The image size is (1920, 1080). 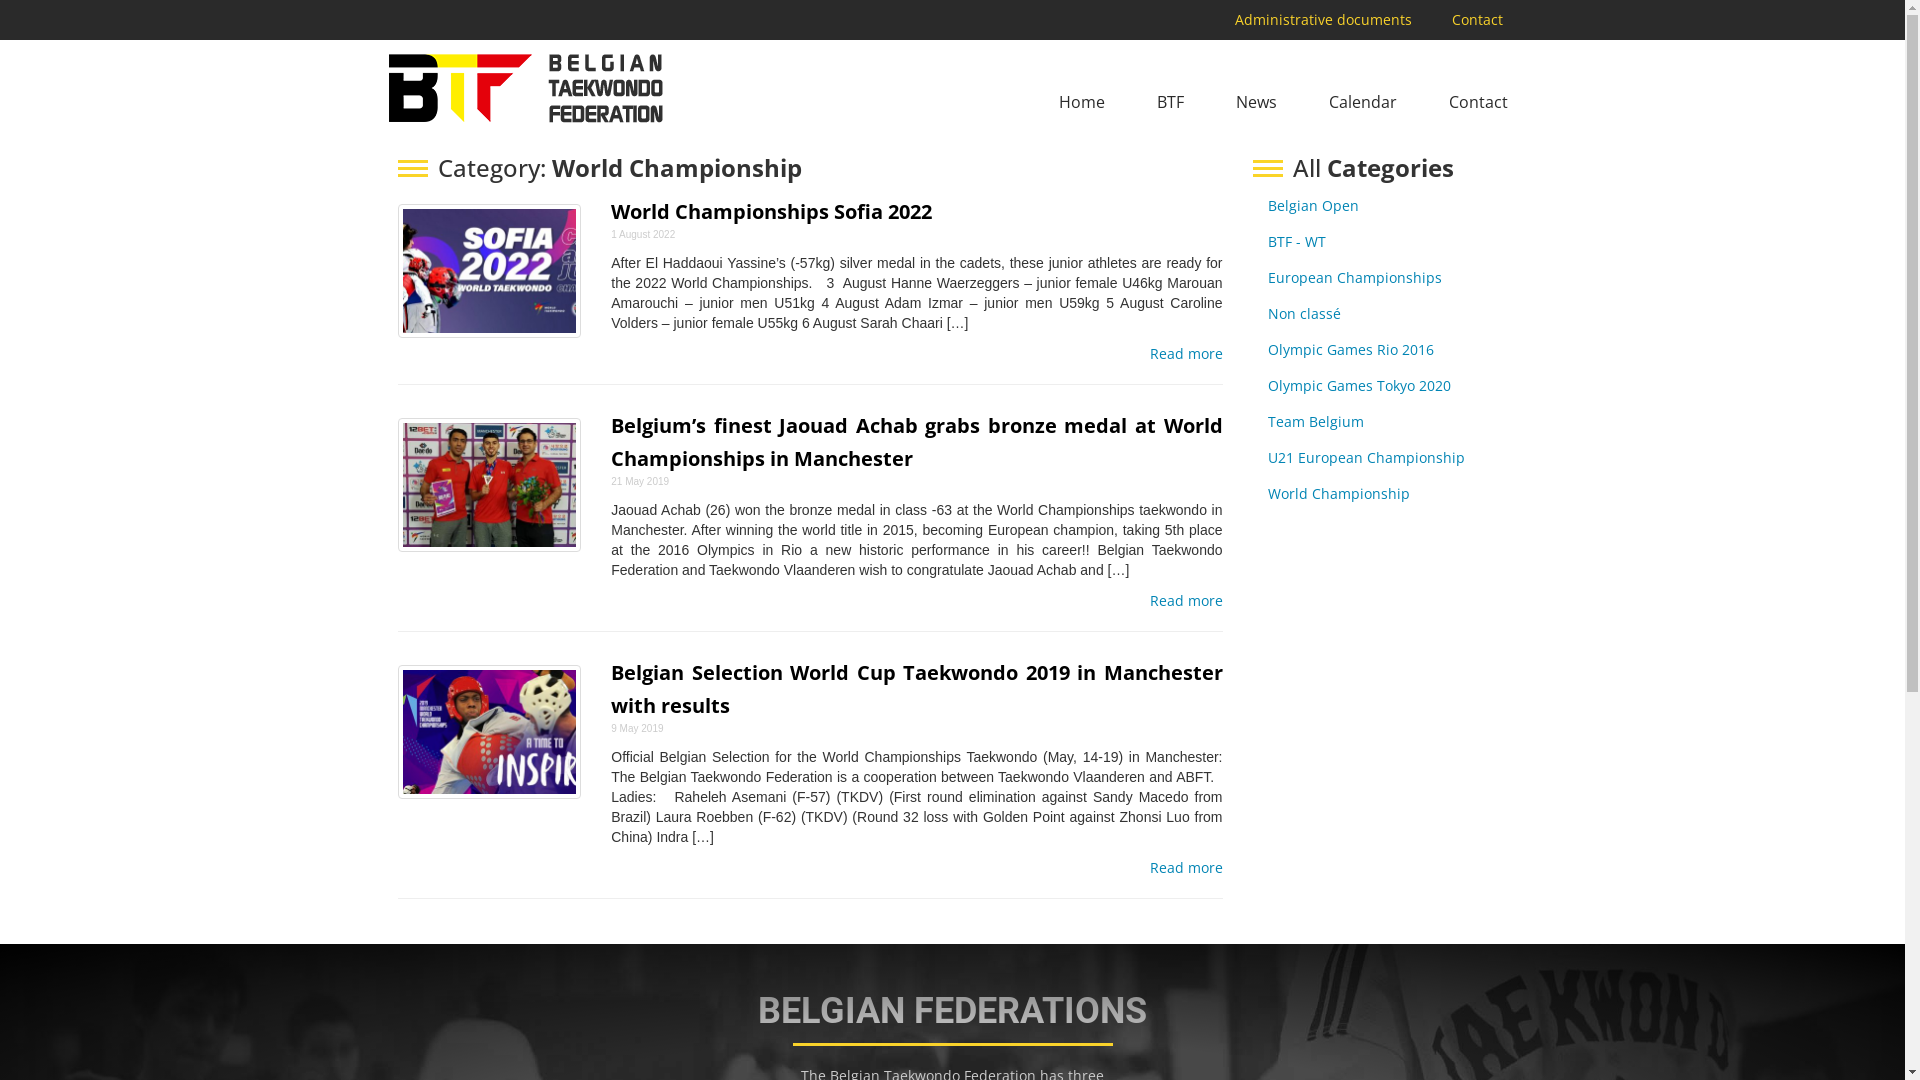 What do you see at coordinates (1323, 19) in the screenshot?
I see `'Administrative documents'` at bounding box center [1323, 19].